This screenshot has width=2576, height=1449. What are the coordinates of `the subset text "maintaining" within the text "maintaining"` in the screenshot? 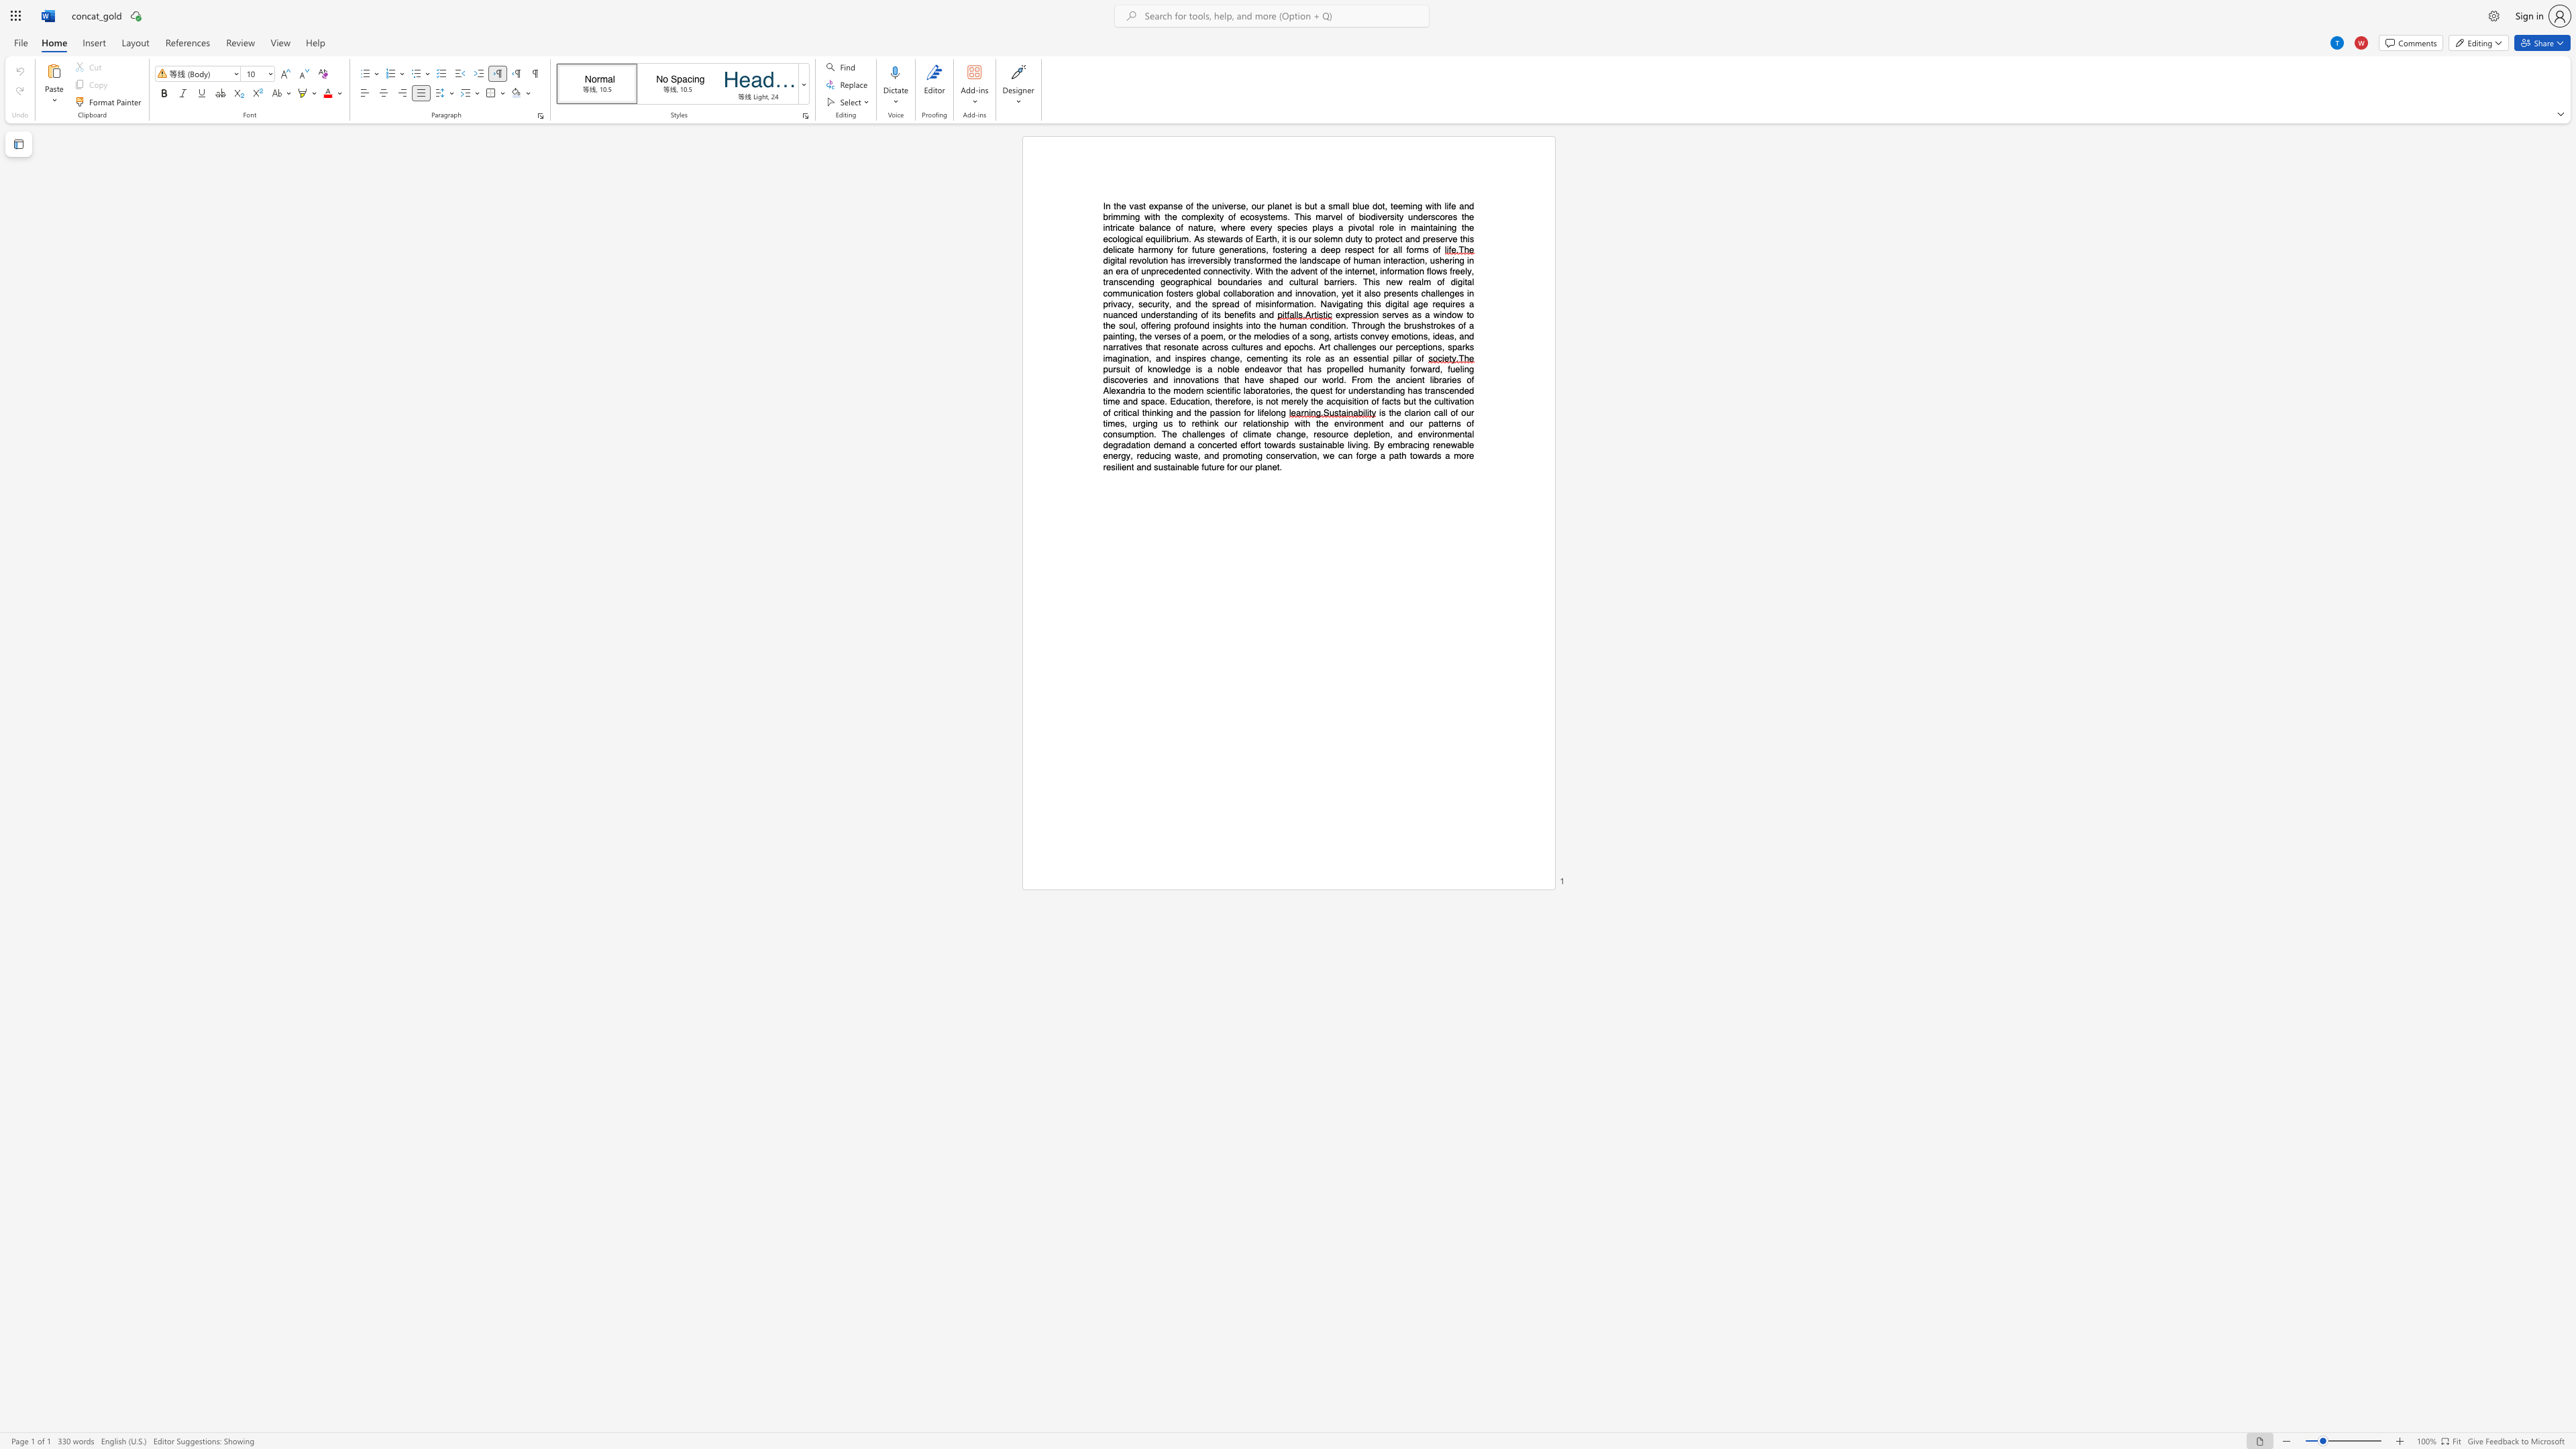 It's located at (1411, 226).